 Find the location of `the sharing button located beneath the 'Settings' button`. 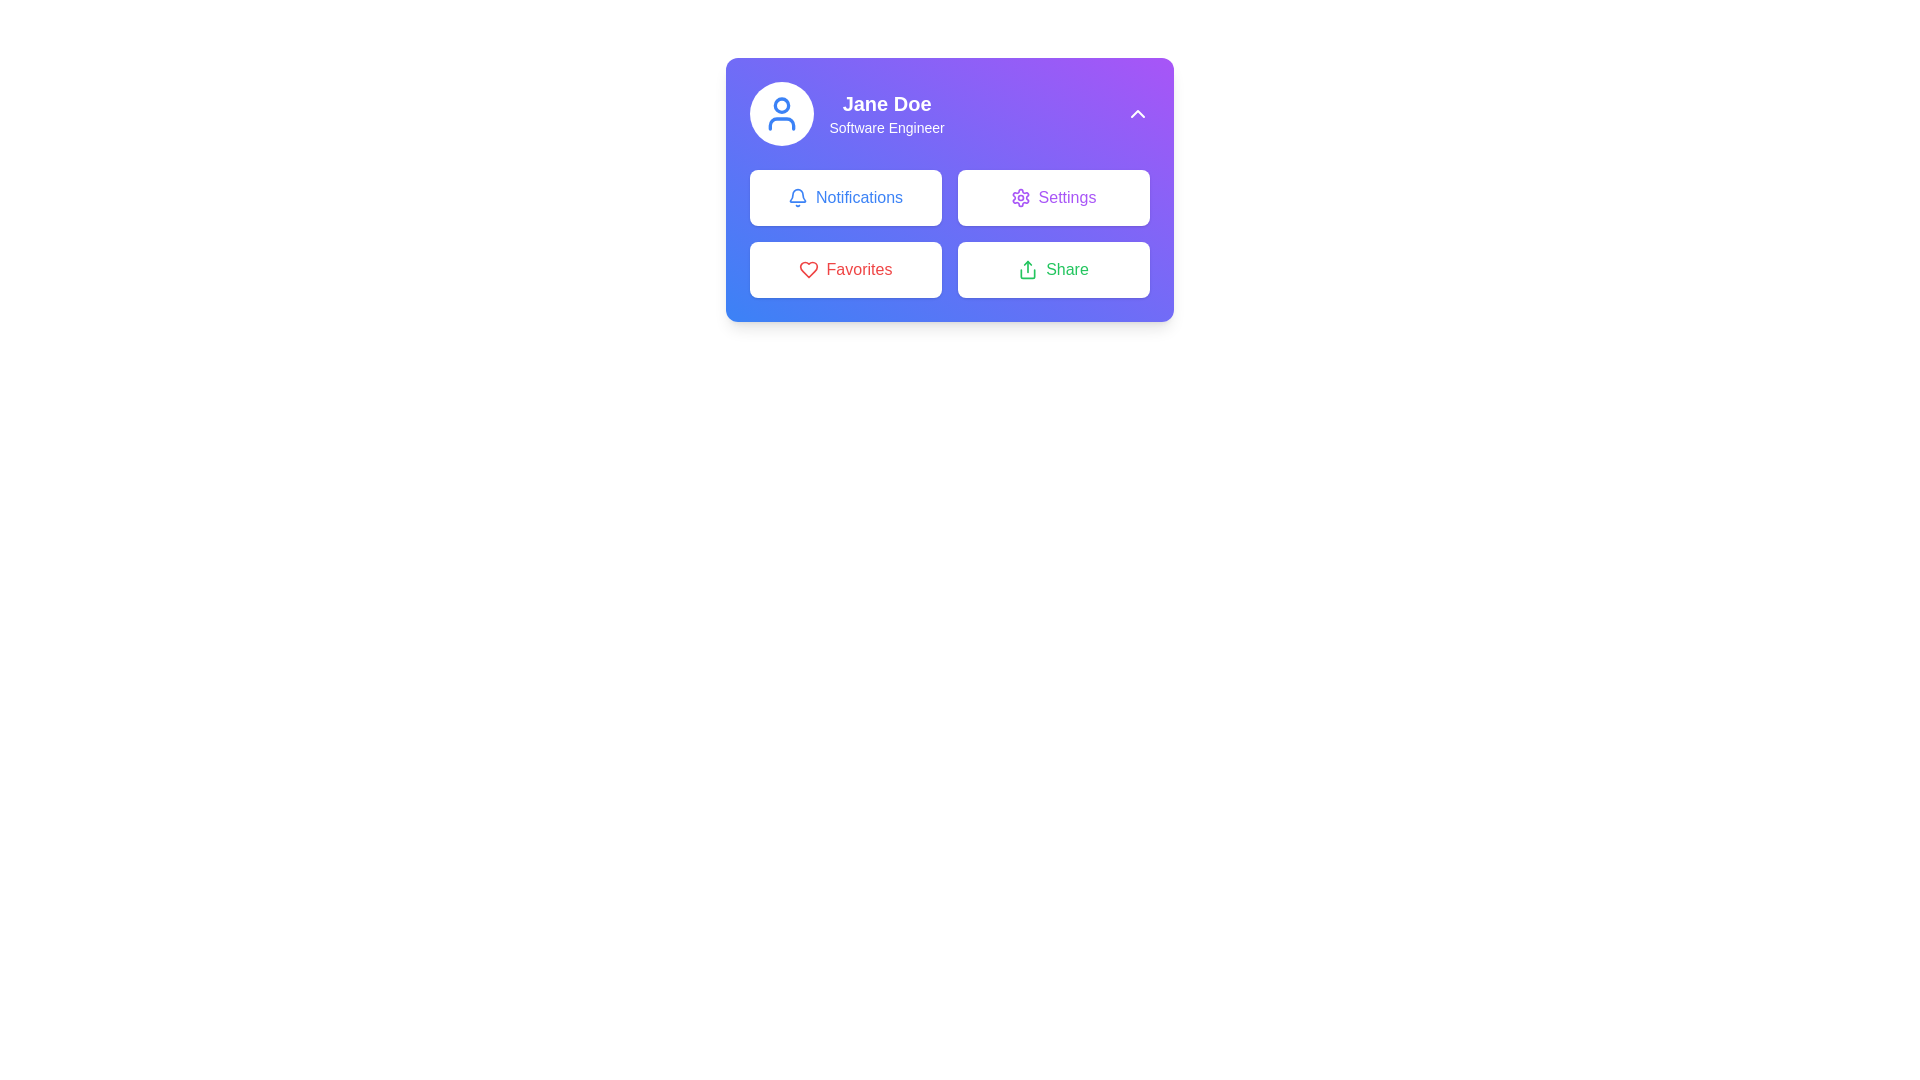

the sharing button located beneath the 'Settings' button is located at coordinates (1052, 270).